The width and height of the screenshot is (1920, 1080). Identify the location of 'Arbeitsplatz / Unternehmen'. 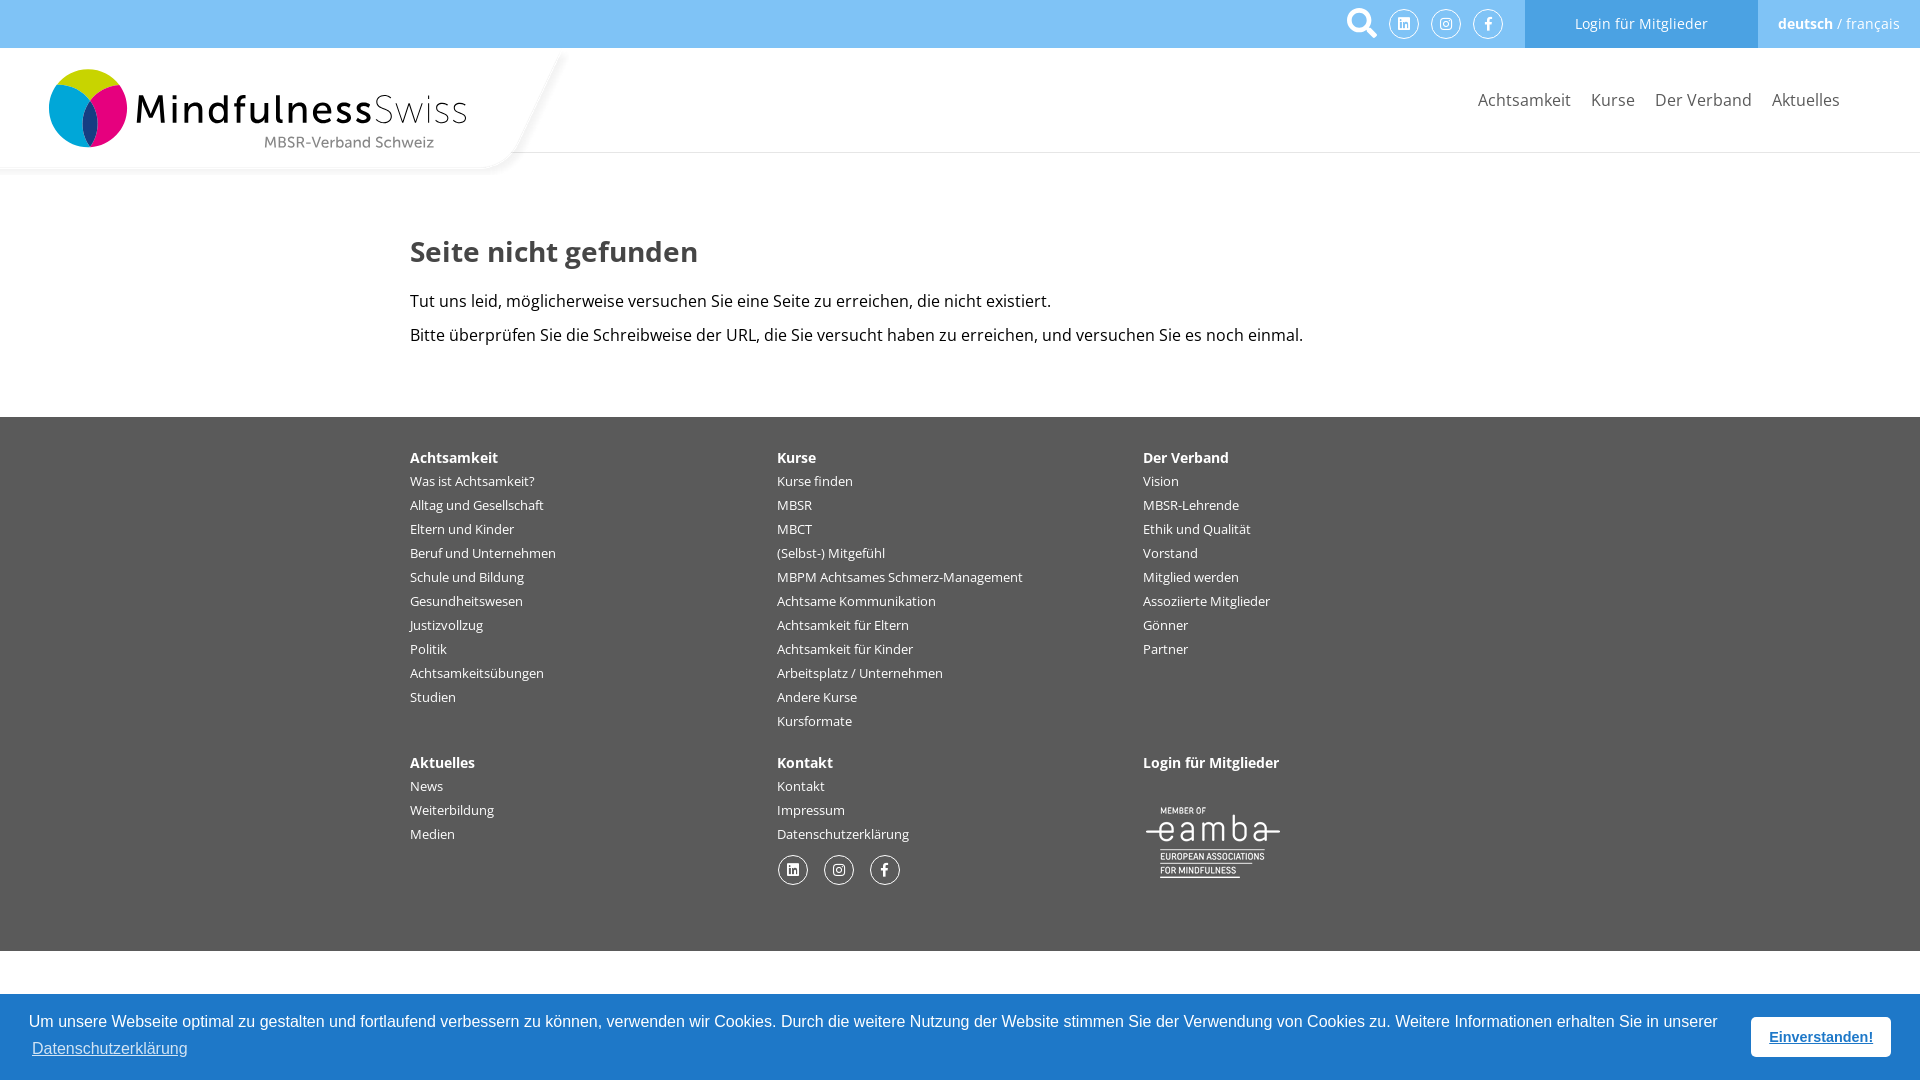
(859, 674).